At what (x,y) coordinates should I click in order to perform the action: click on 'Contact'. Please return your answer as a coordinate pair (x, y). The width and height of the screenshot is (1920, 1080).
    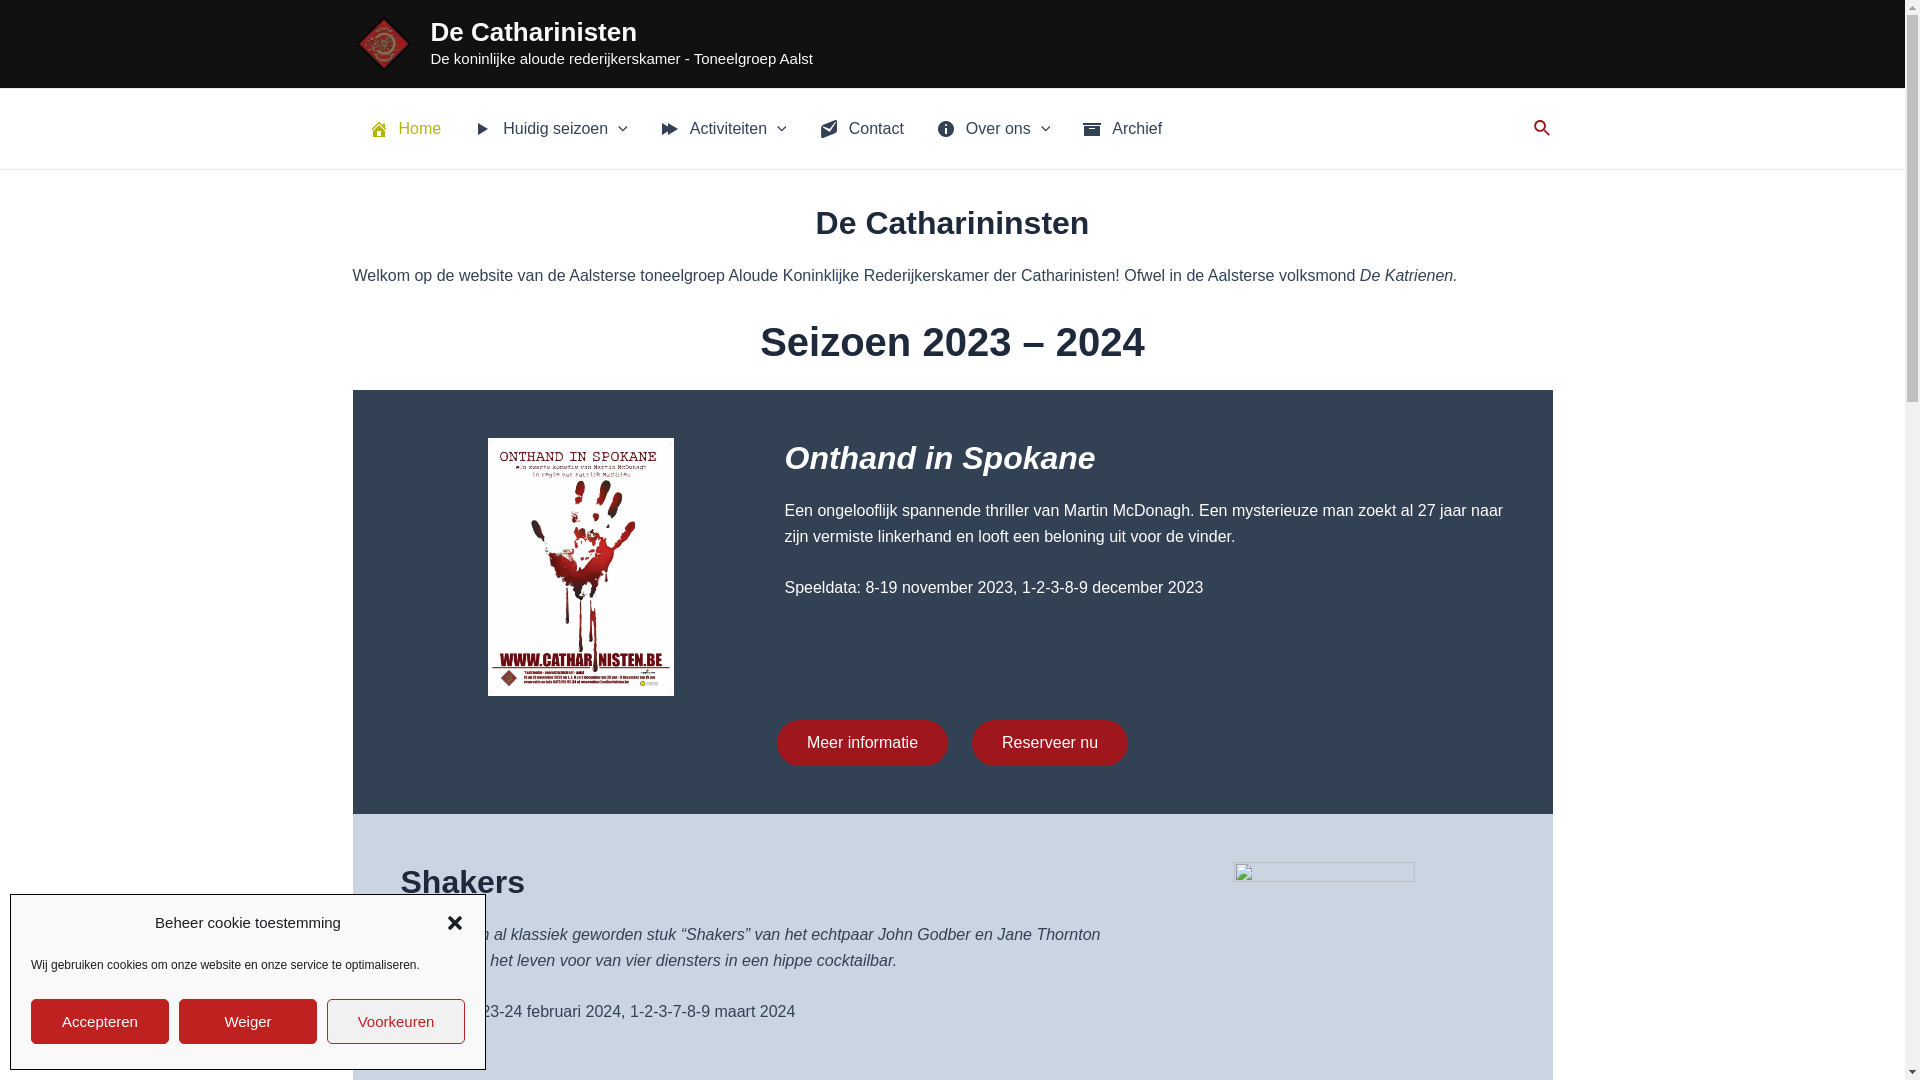
    Looking at the image, I should click on (861, 128).